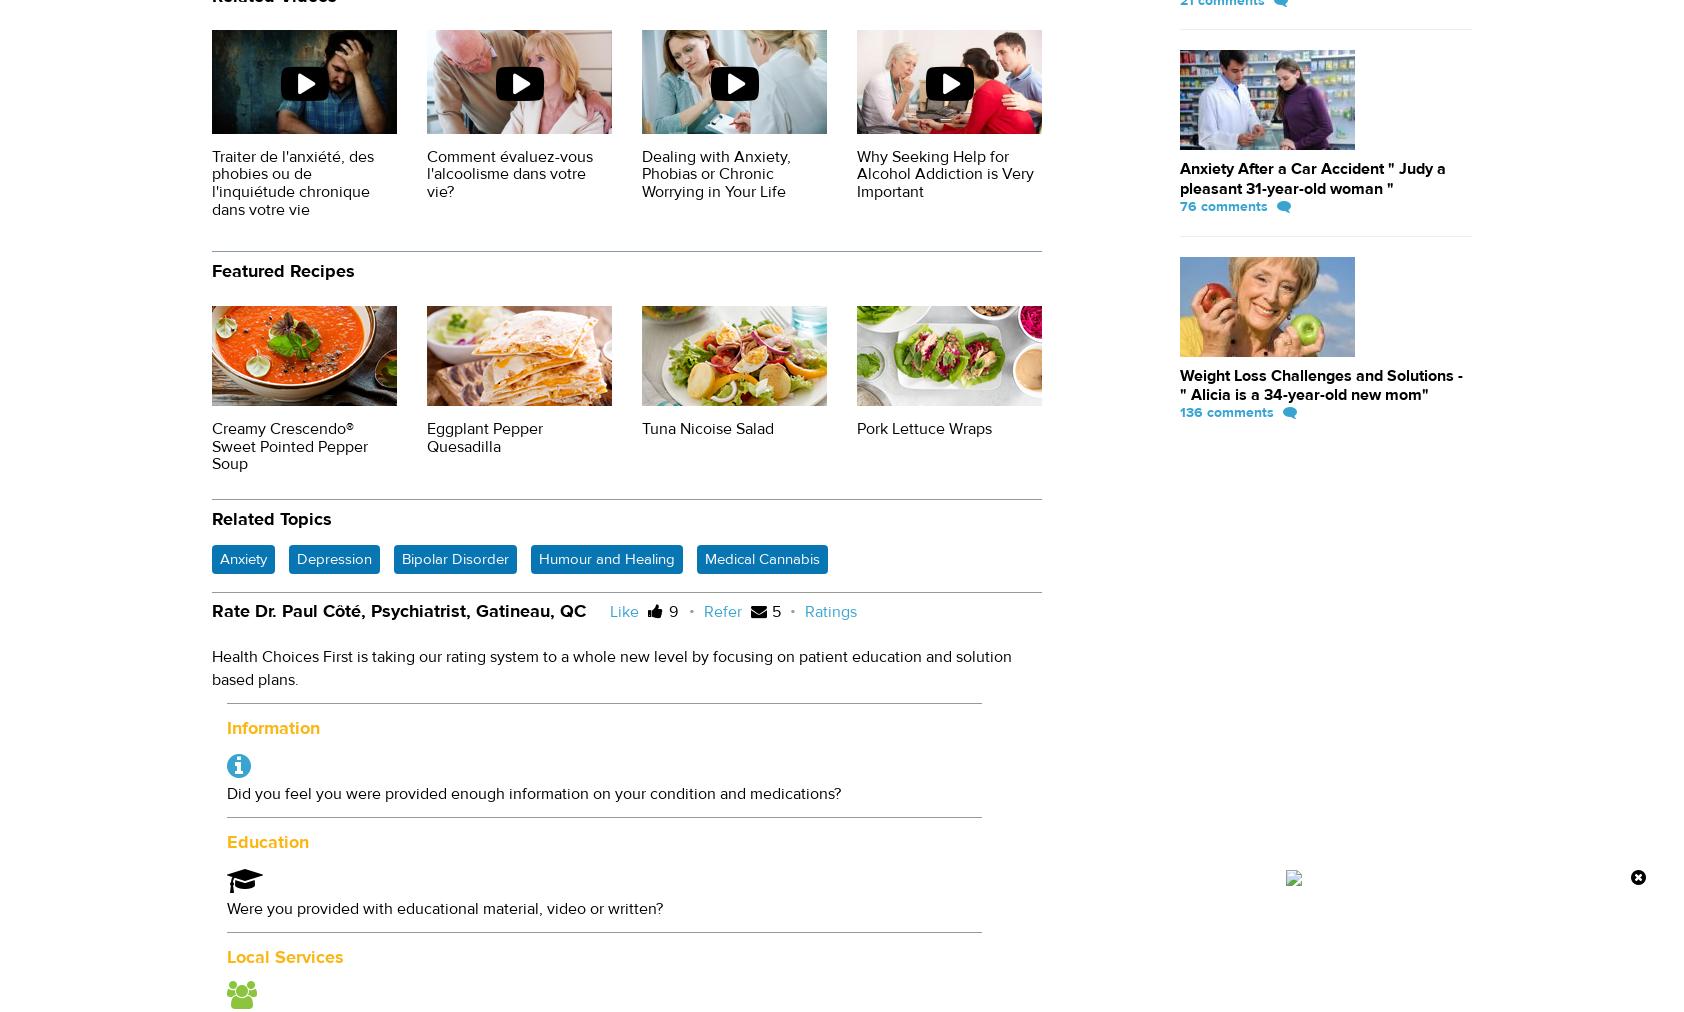 The width and height of the screenshot is (1684, 1012). Describe the element at coordinates (669, 610) in the screenshot. I see `'9'` at that location.